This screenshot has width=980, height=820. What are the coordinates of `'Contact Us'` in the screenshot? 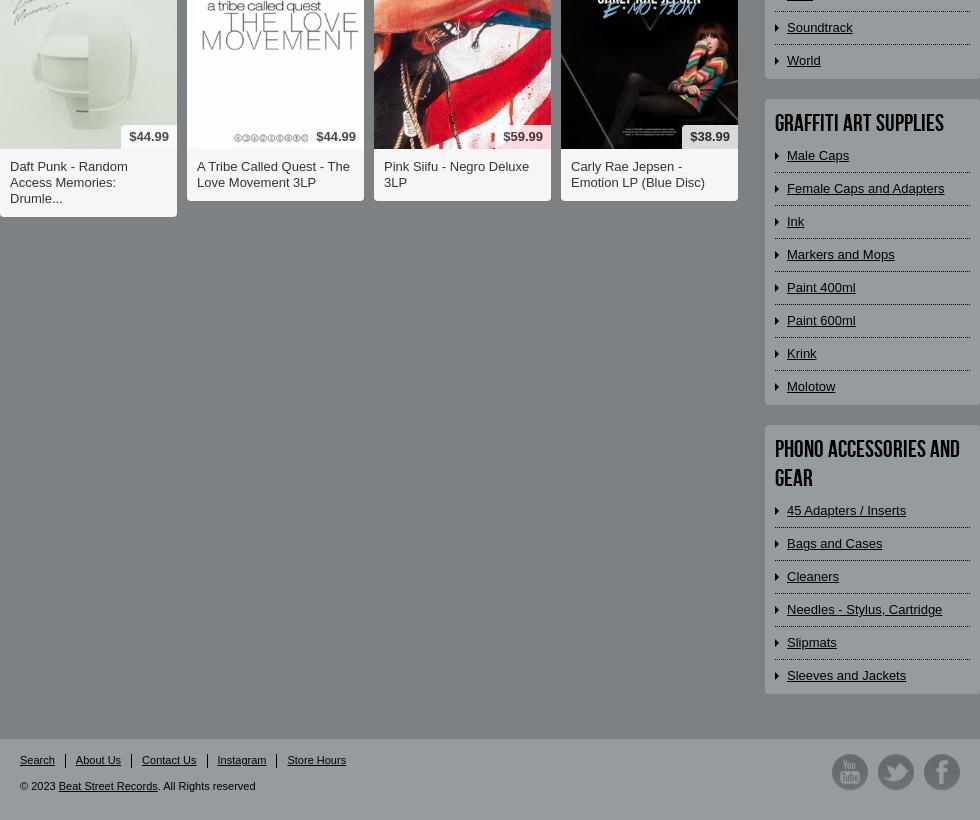 It's located at (142, 758).